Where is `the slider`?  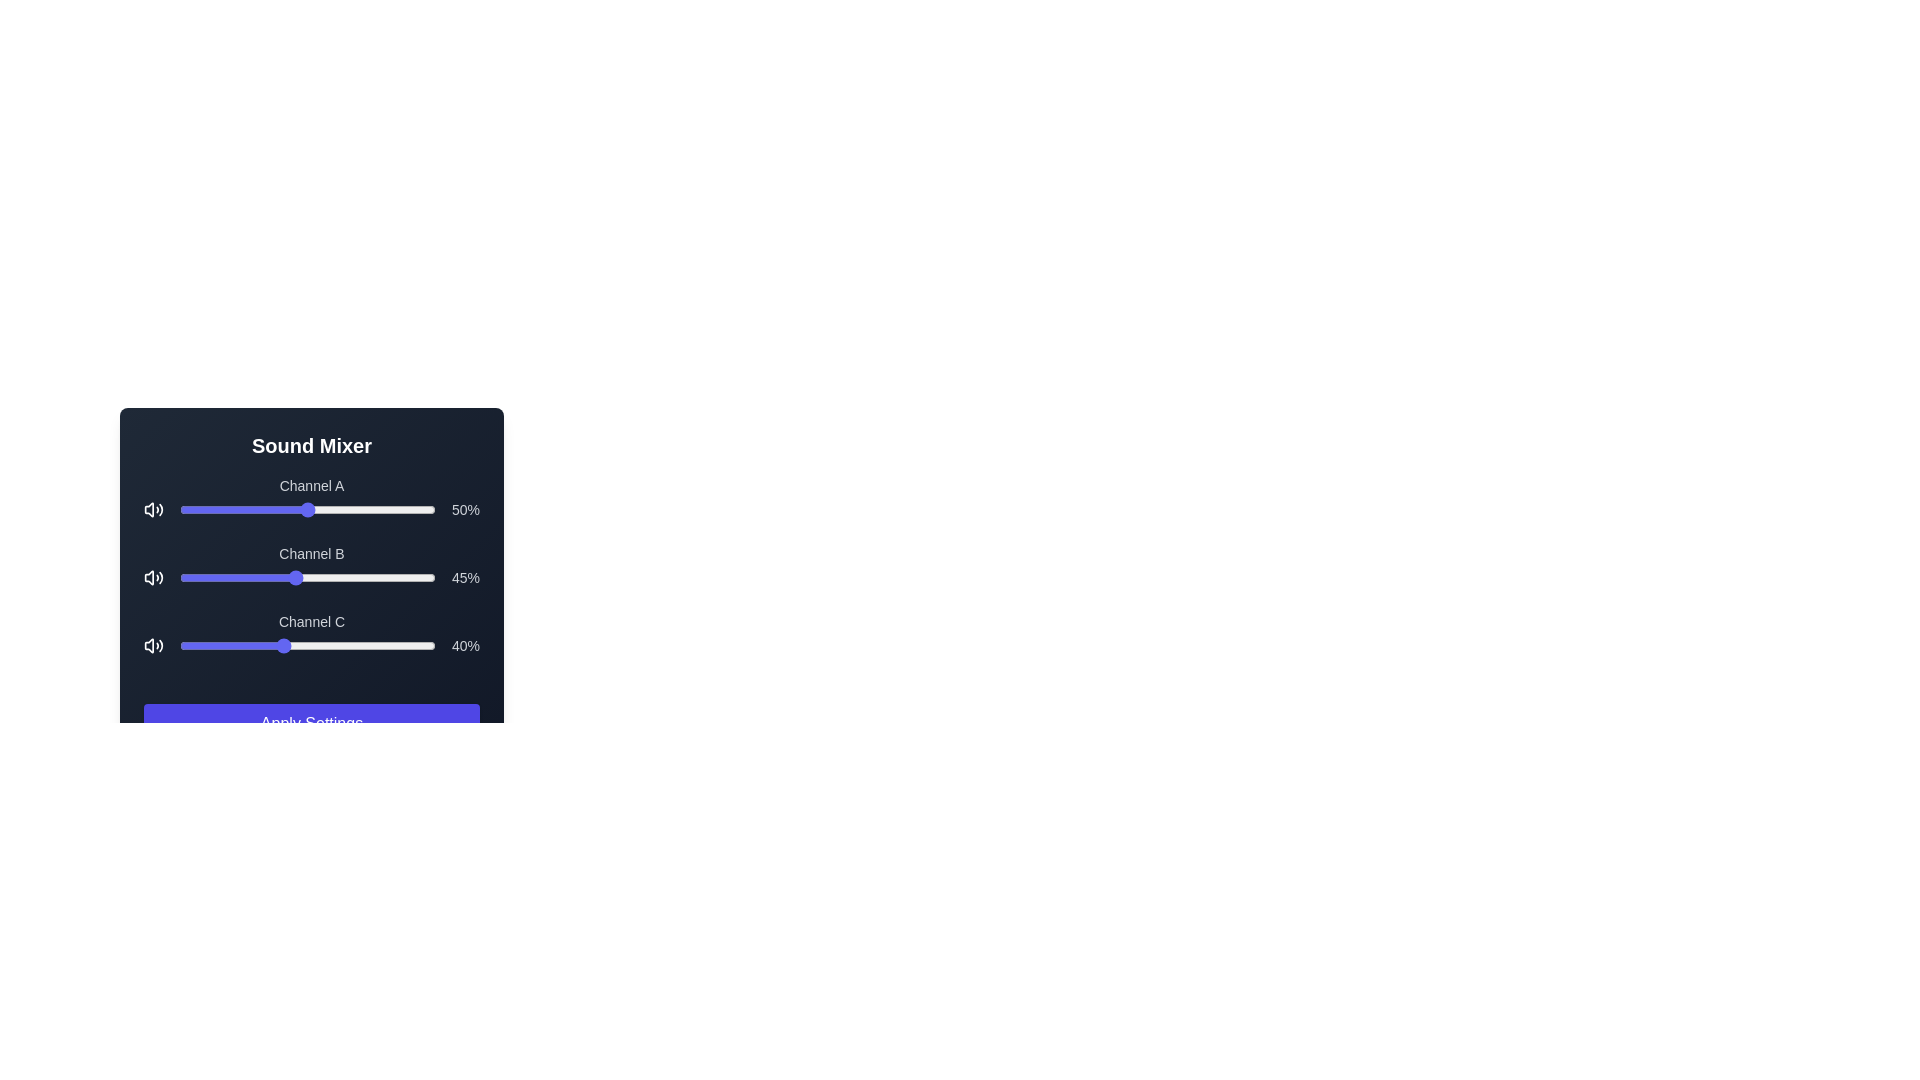 the slider is located at coordinates (354, 645).